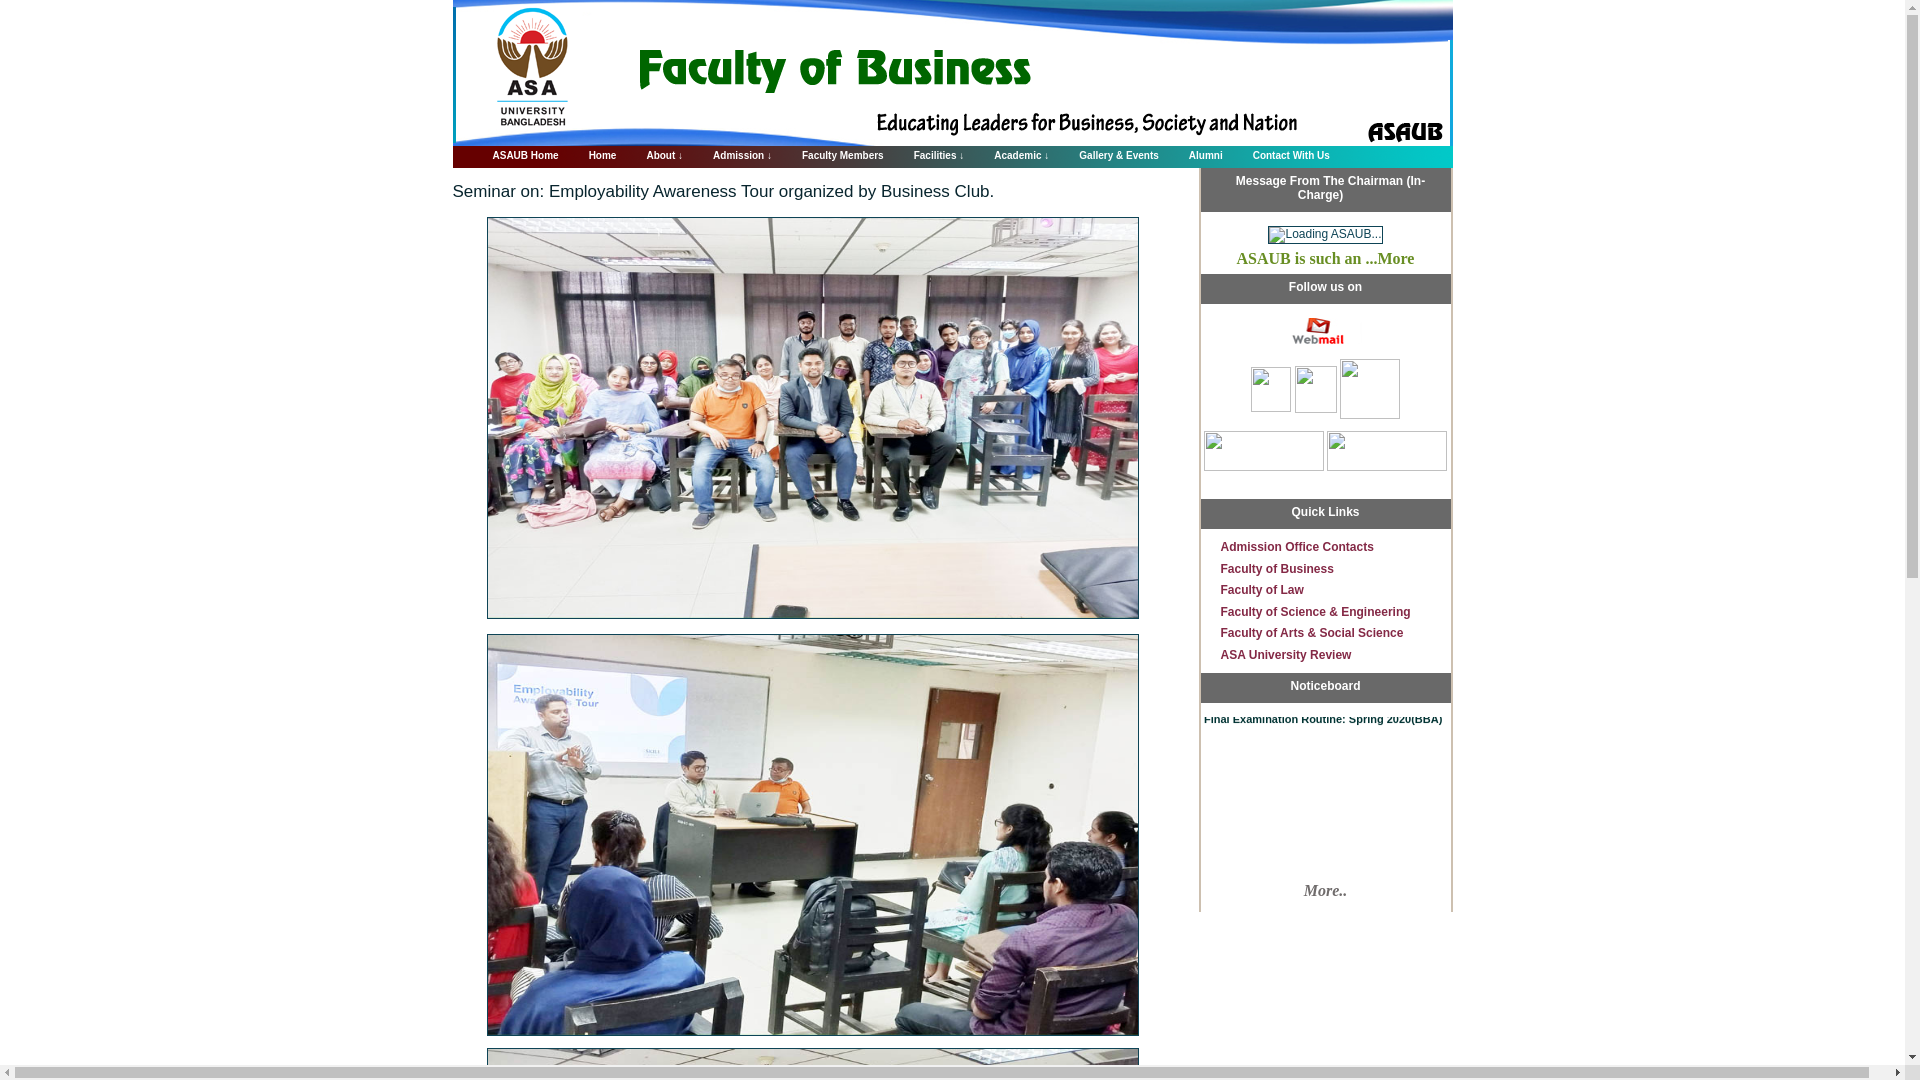 This screenshot has height=1080, width=1920. Describe the element at coordinates (833, 152) in the screenshot. I see `'Faculty Members'` at that location.